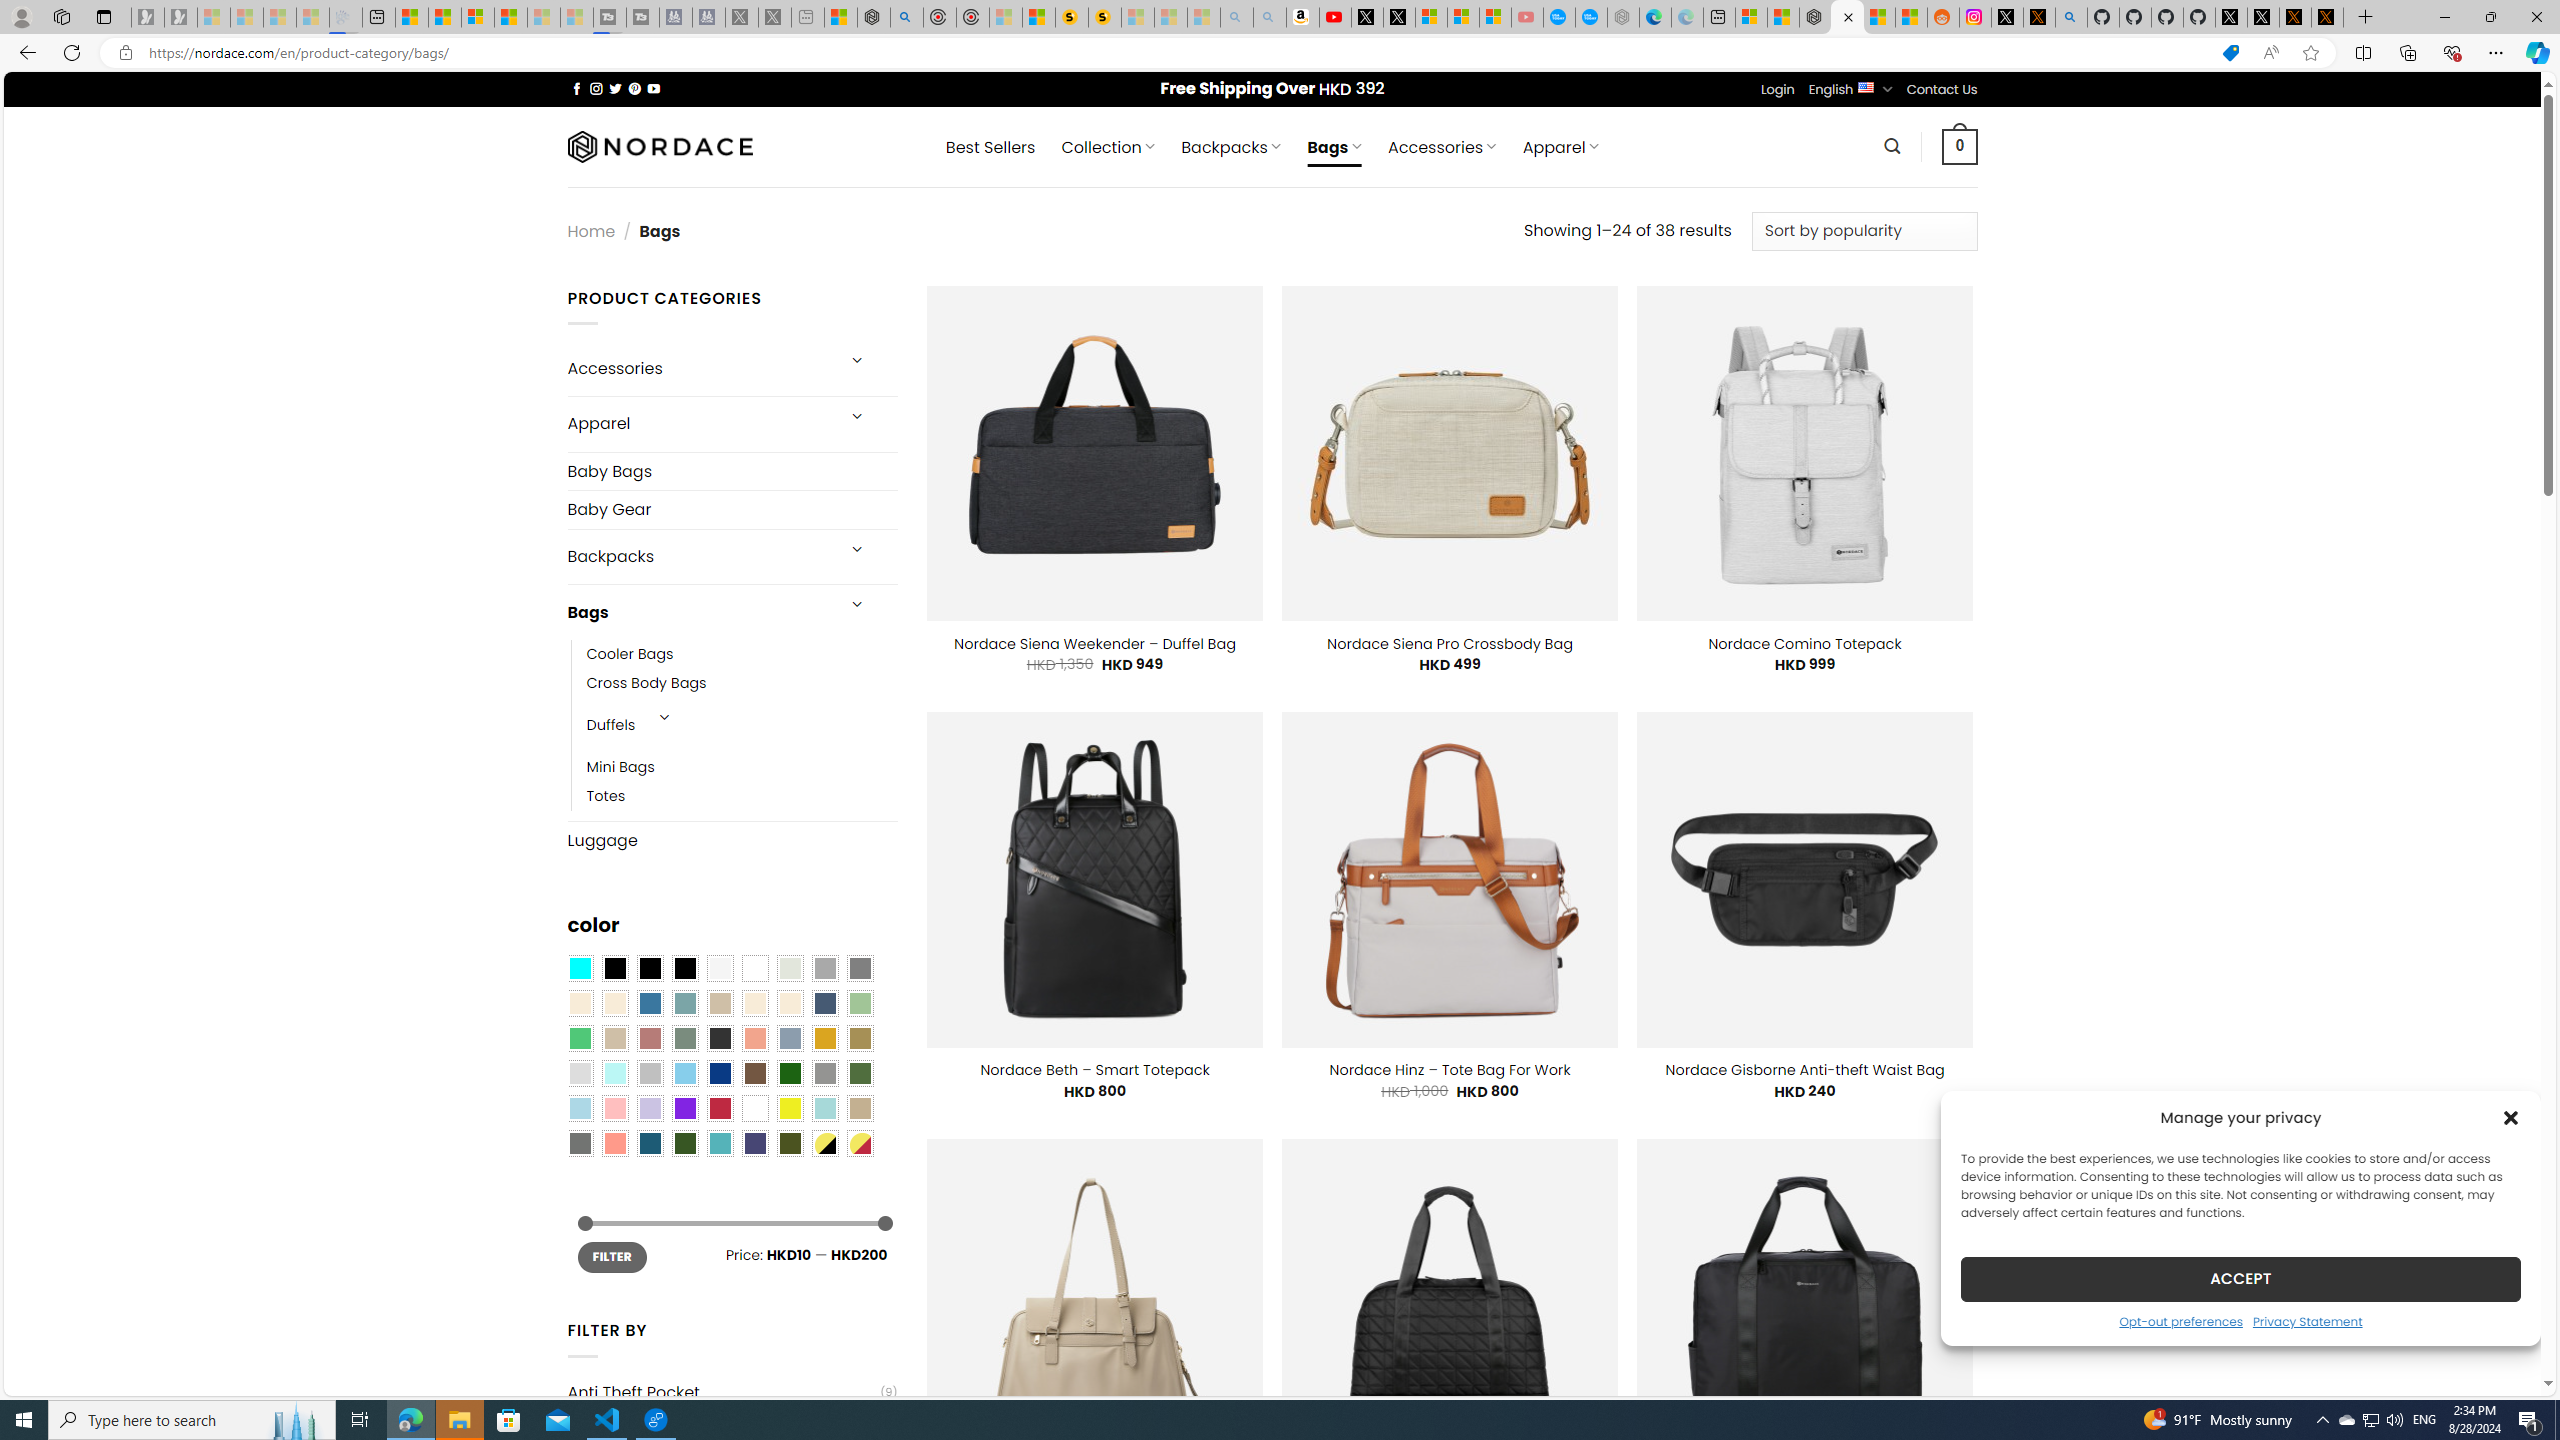 This screenshot has width=2560, height=1440. Describe the element at coordinates (659, 145) in the screenshot. I see `'Nordace'` at that location.